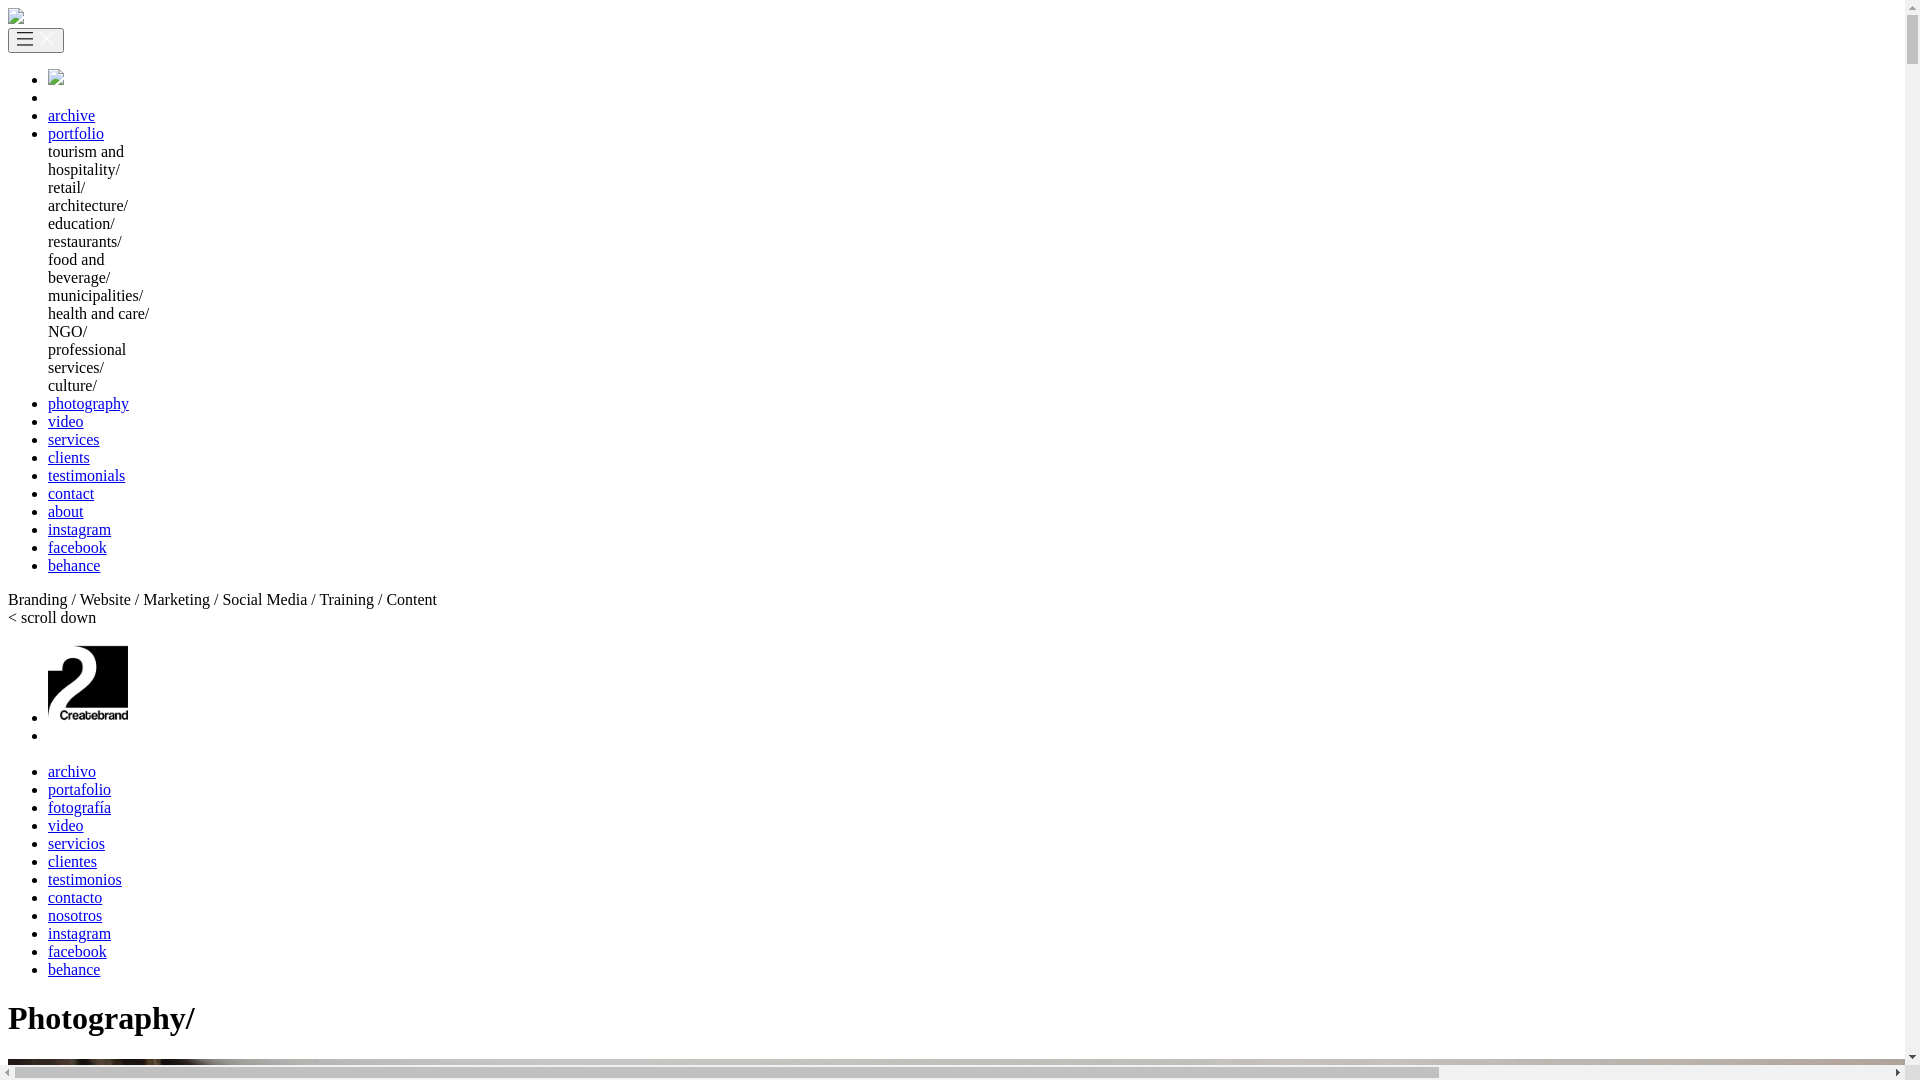 Image resolution: width=1920 pixels, height=1080 pixels. I want to click on 'contacto', so click(75, 896).